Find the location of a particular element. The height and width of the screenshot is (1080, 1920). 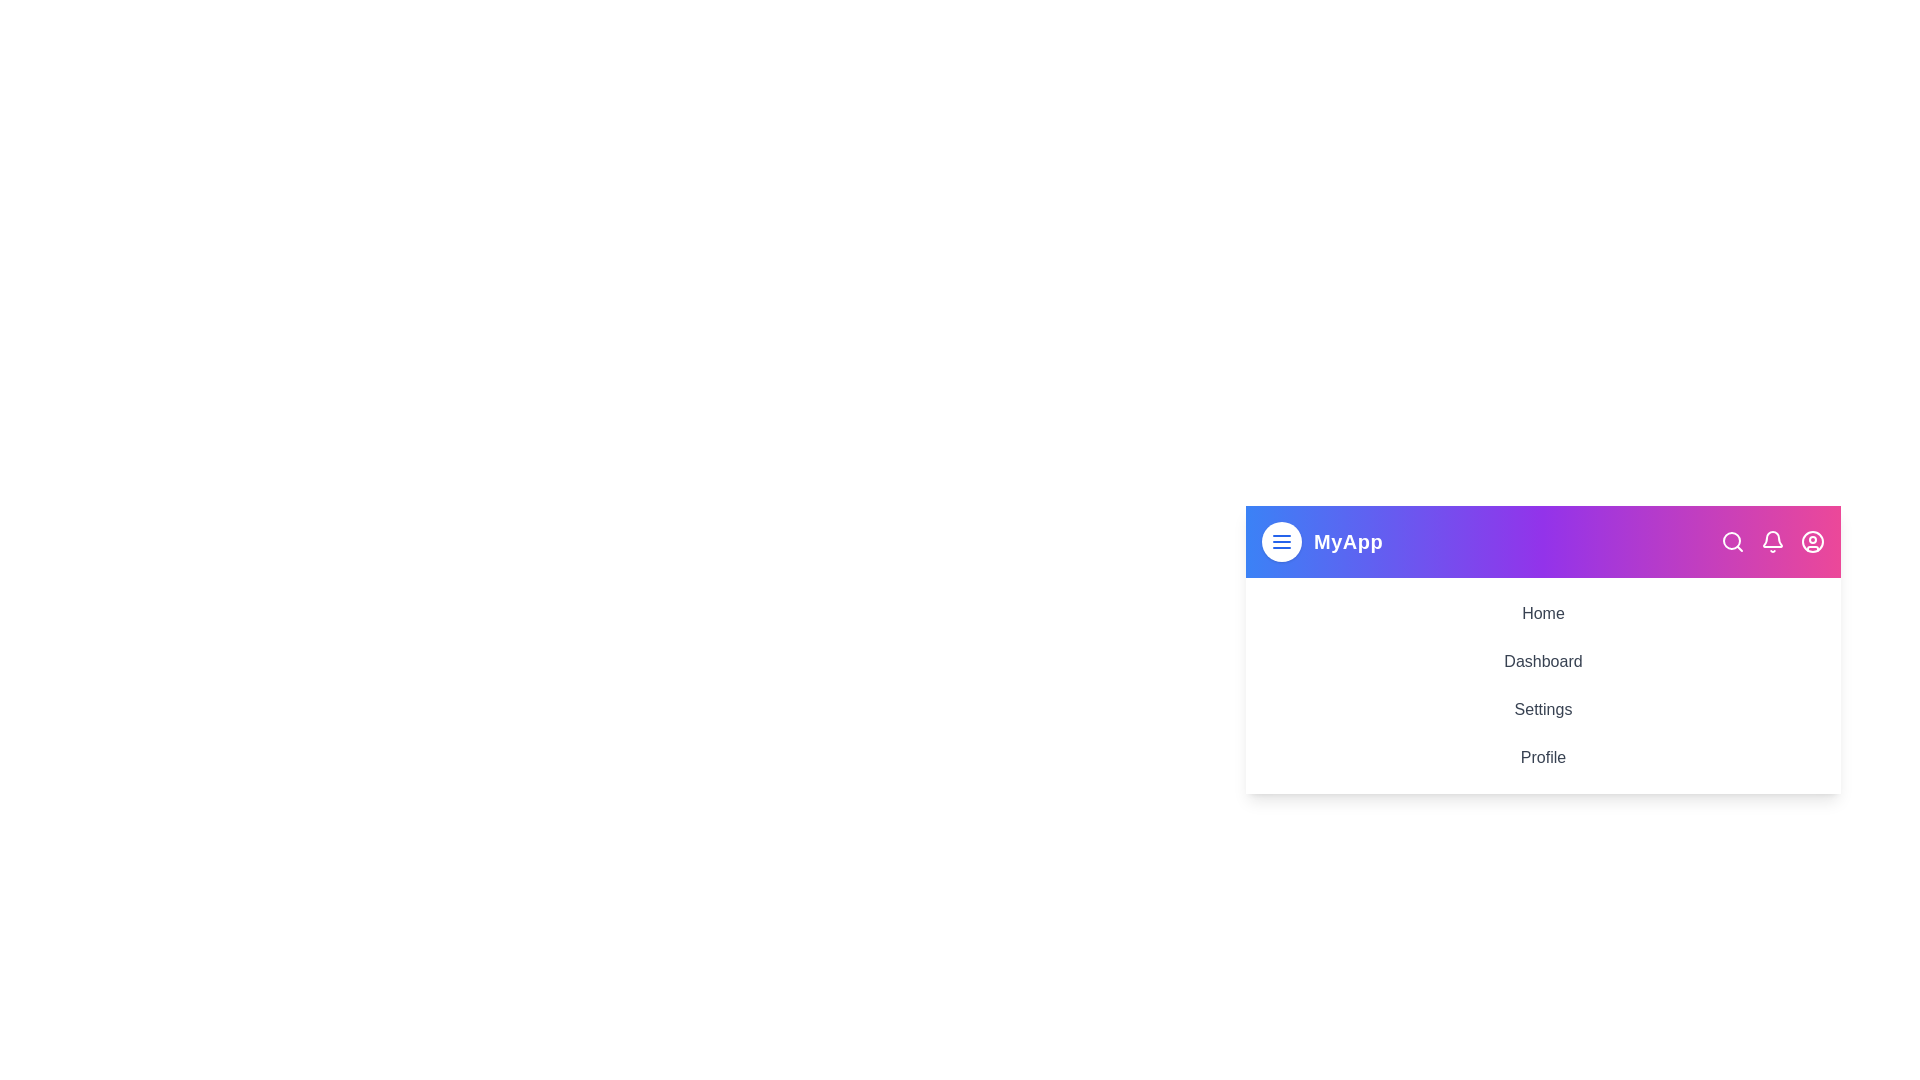

the user profile icon to open the user menu is located at coordinates (1813, 542).